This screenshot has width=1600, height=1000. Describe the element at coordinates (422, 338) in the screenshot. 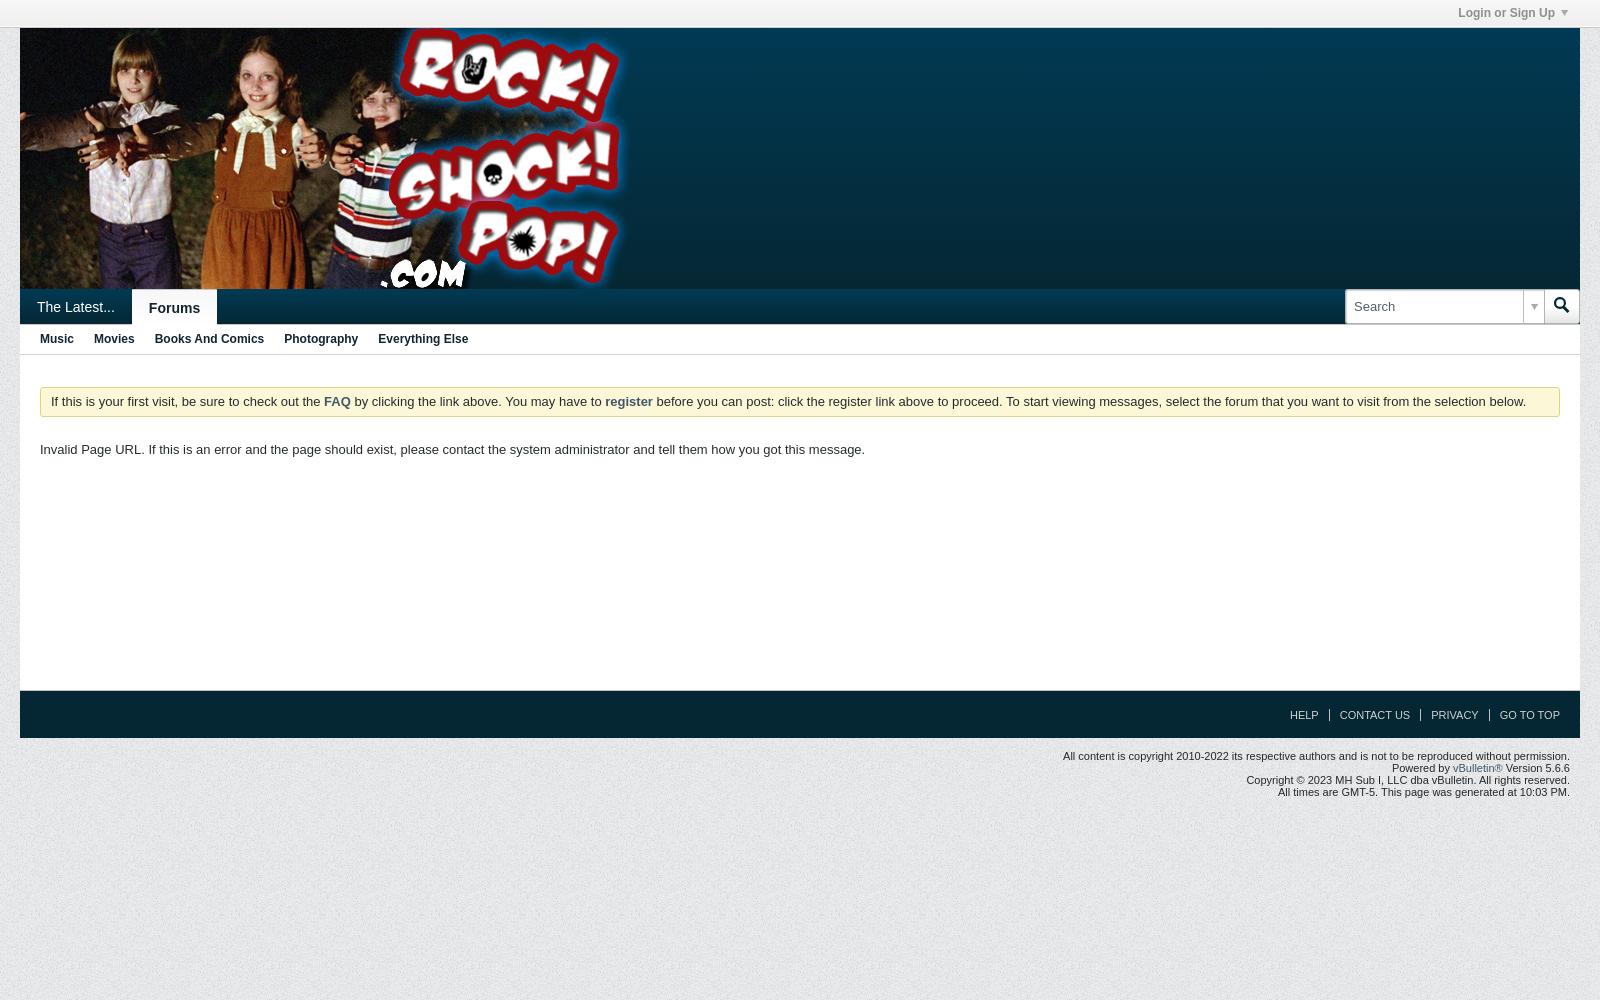

I see `'Everything Else'` at that location.